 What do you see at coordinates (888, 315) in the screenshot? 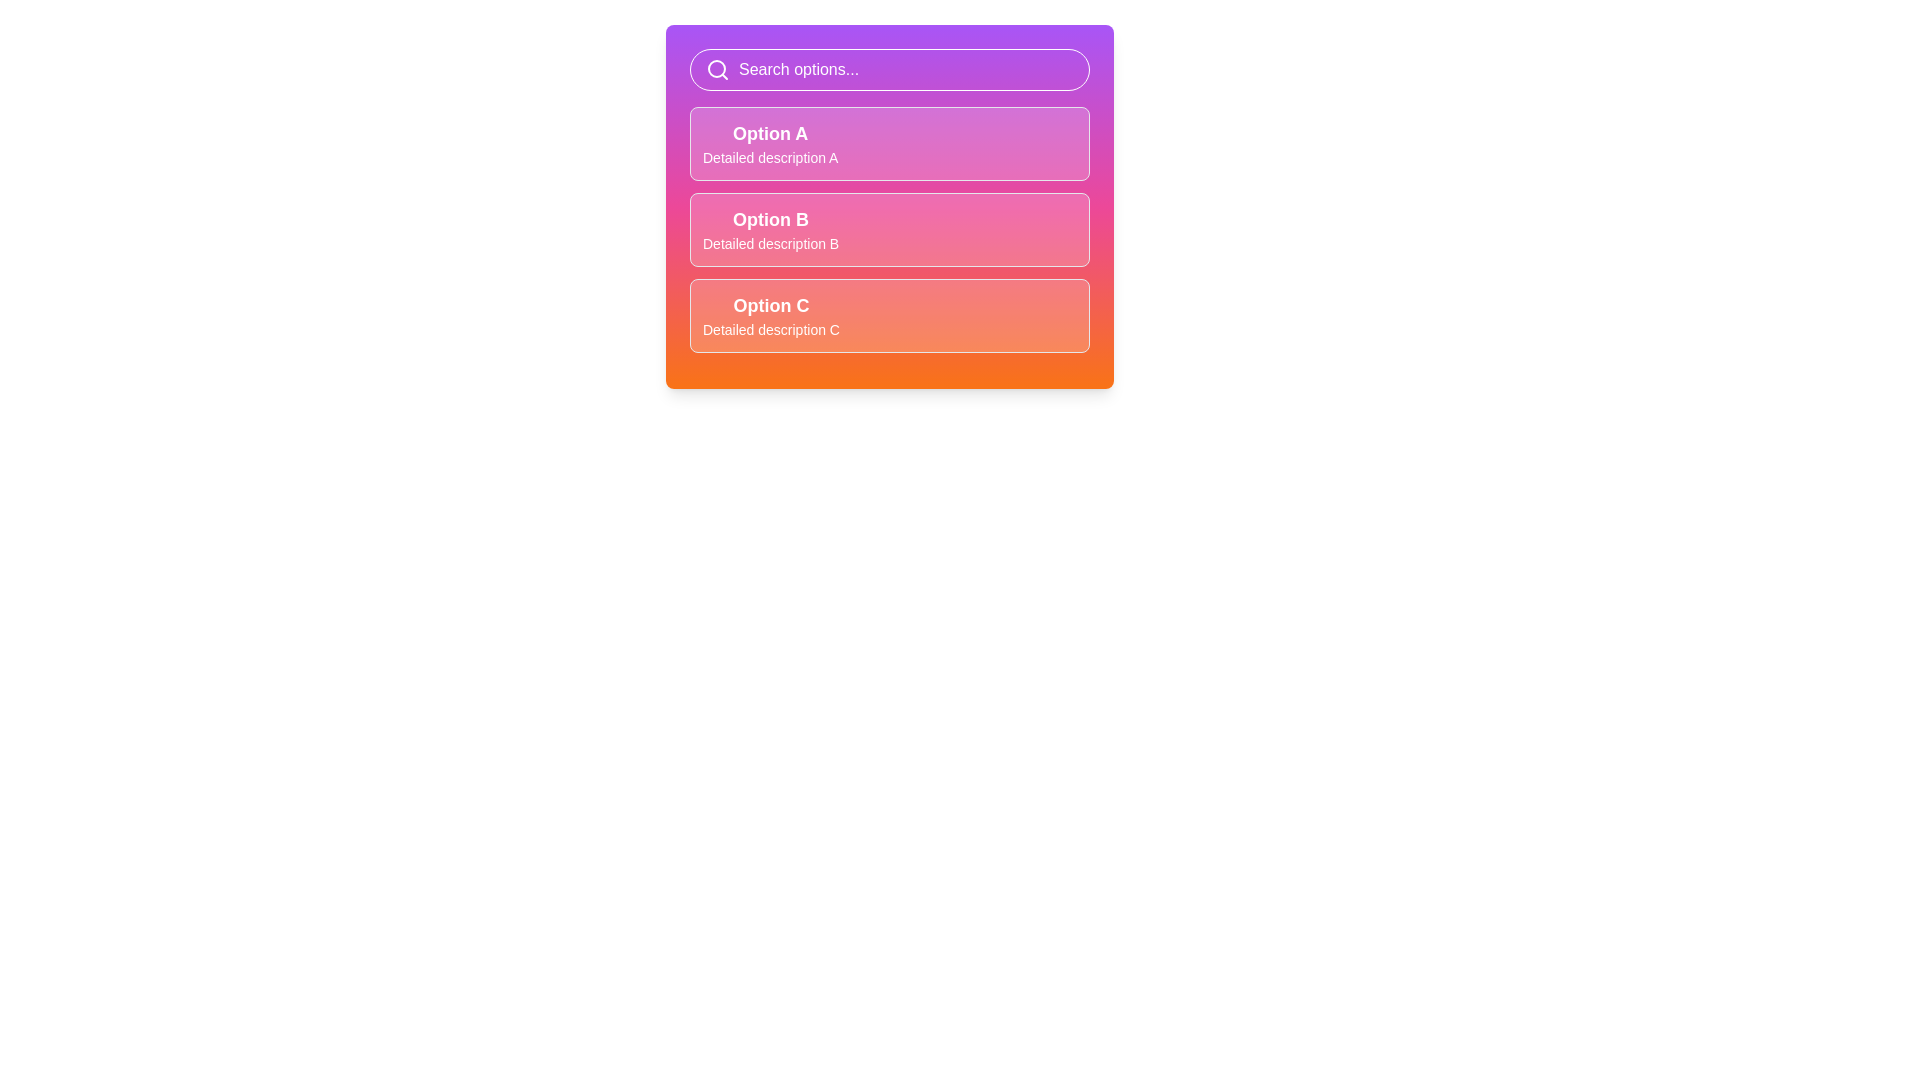
I see `the informational card located at the bottom of the vertical list among three options (Option A, Option B, Option C)` at bounding box center [888, 315].